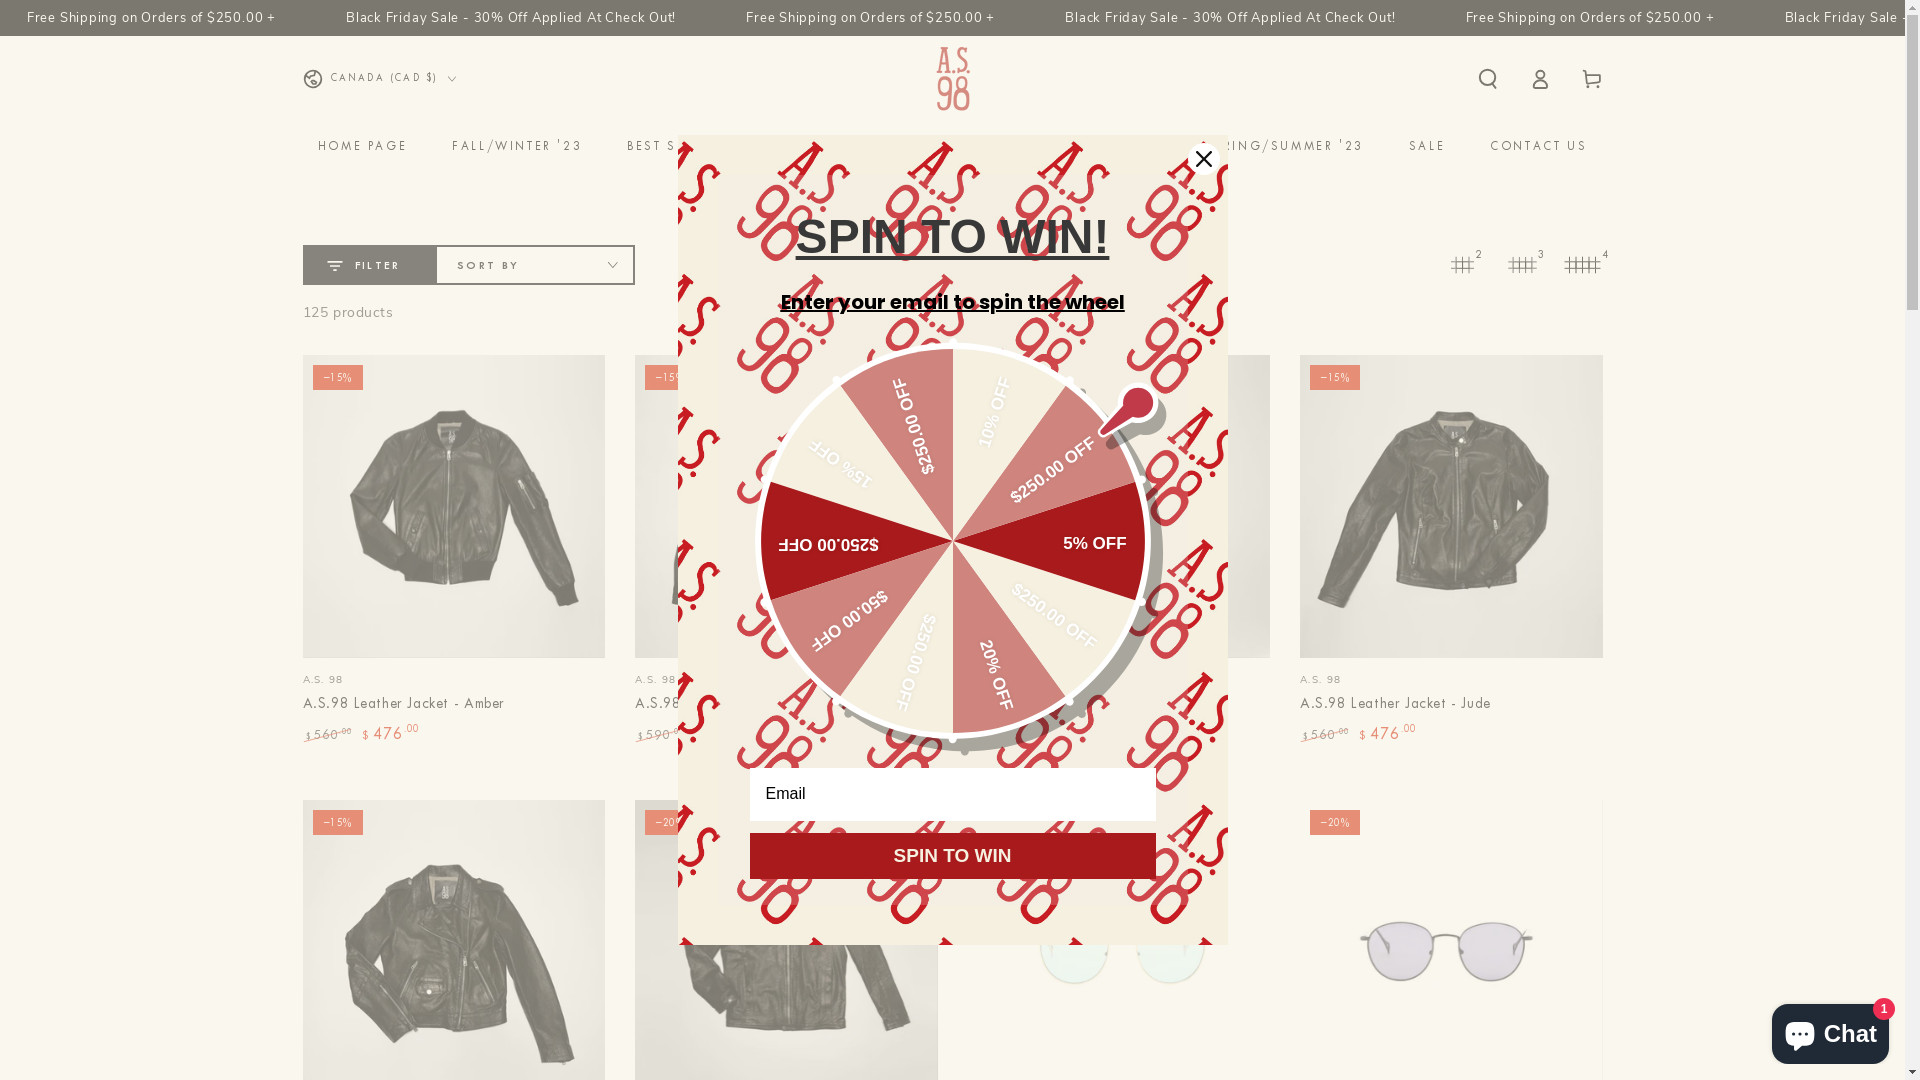 This screenshot has height=1080, width=1920. What do you see at coordinates (1537, 144) in the screenshot?
I see `'CONTACT US'` at bounding box center [1537, 144].